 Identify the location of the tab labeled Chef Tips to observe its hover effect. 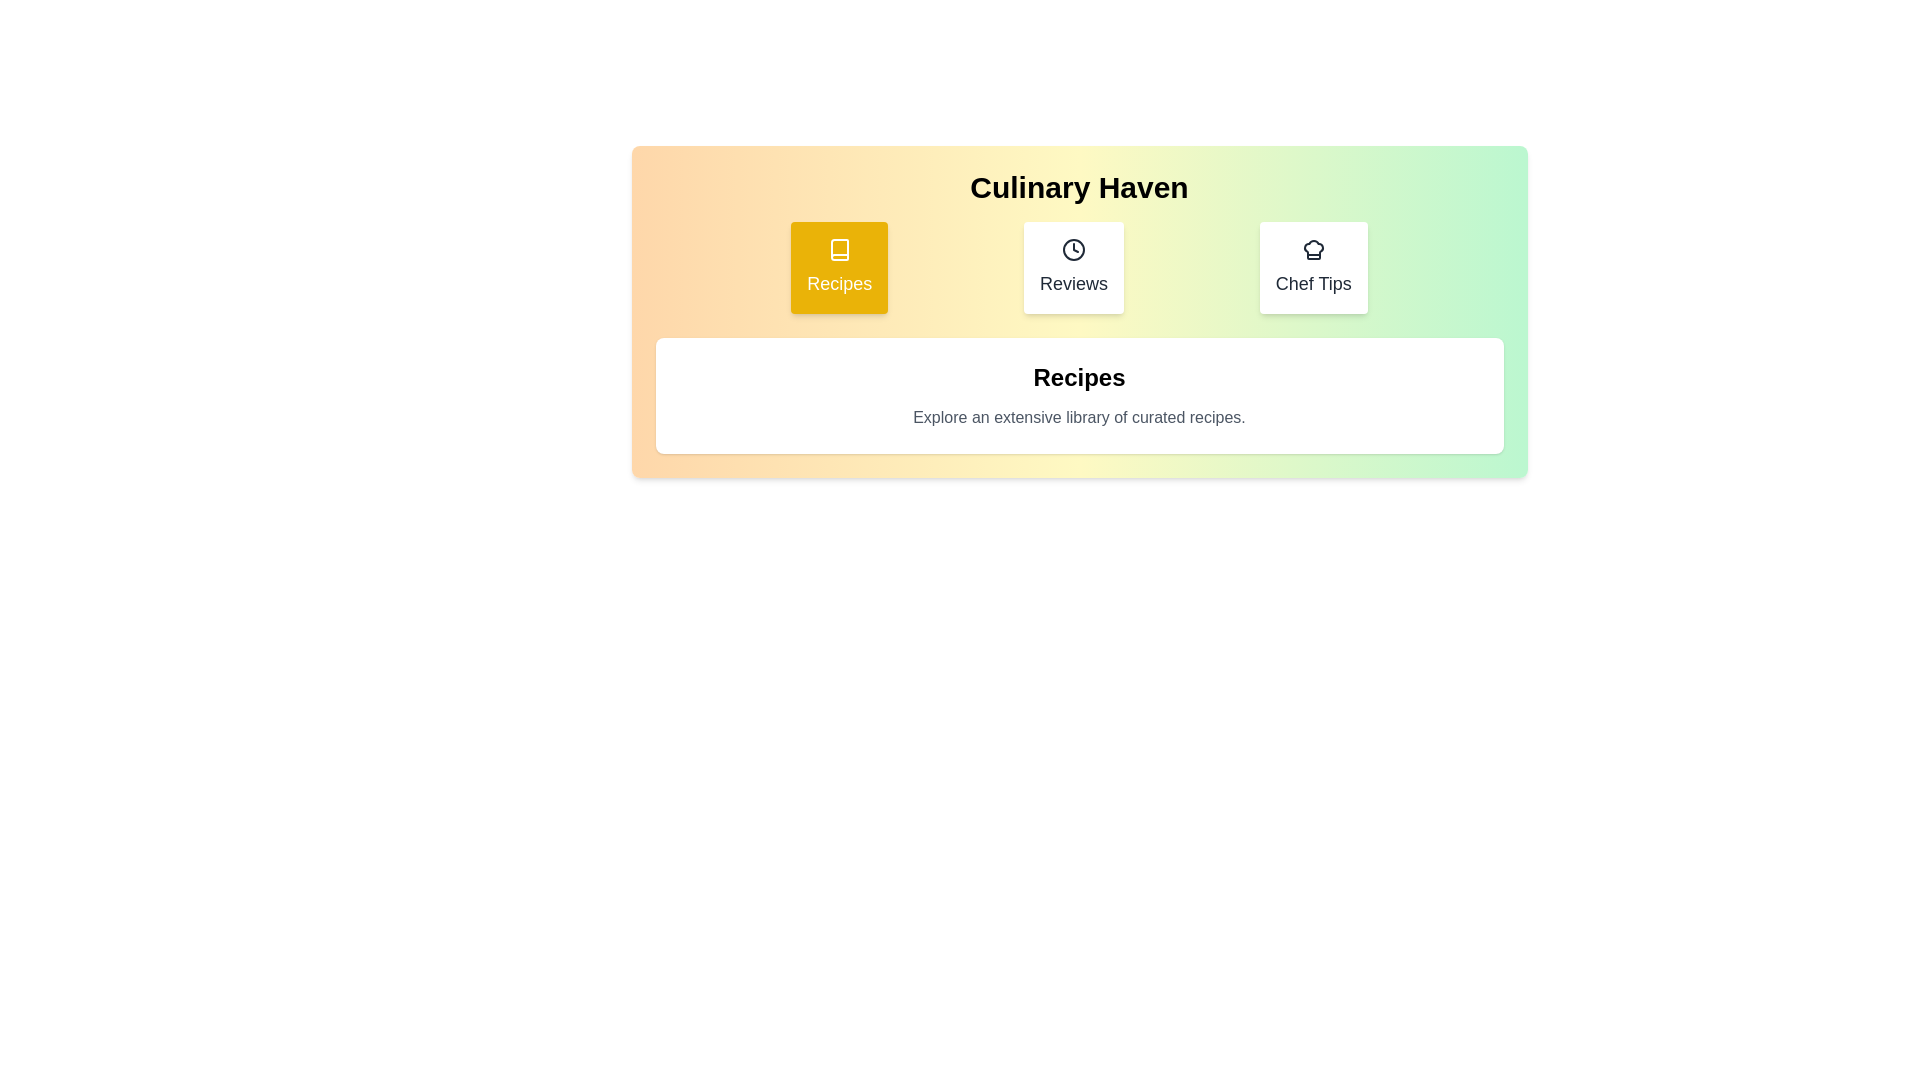
(1313, 266).